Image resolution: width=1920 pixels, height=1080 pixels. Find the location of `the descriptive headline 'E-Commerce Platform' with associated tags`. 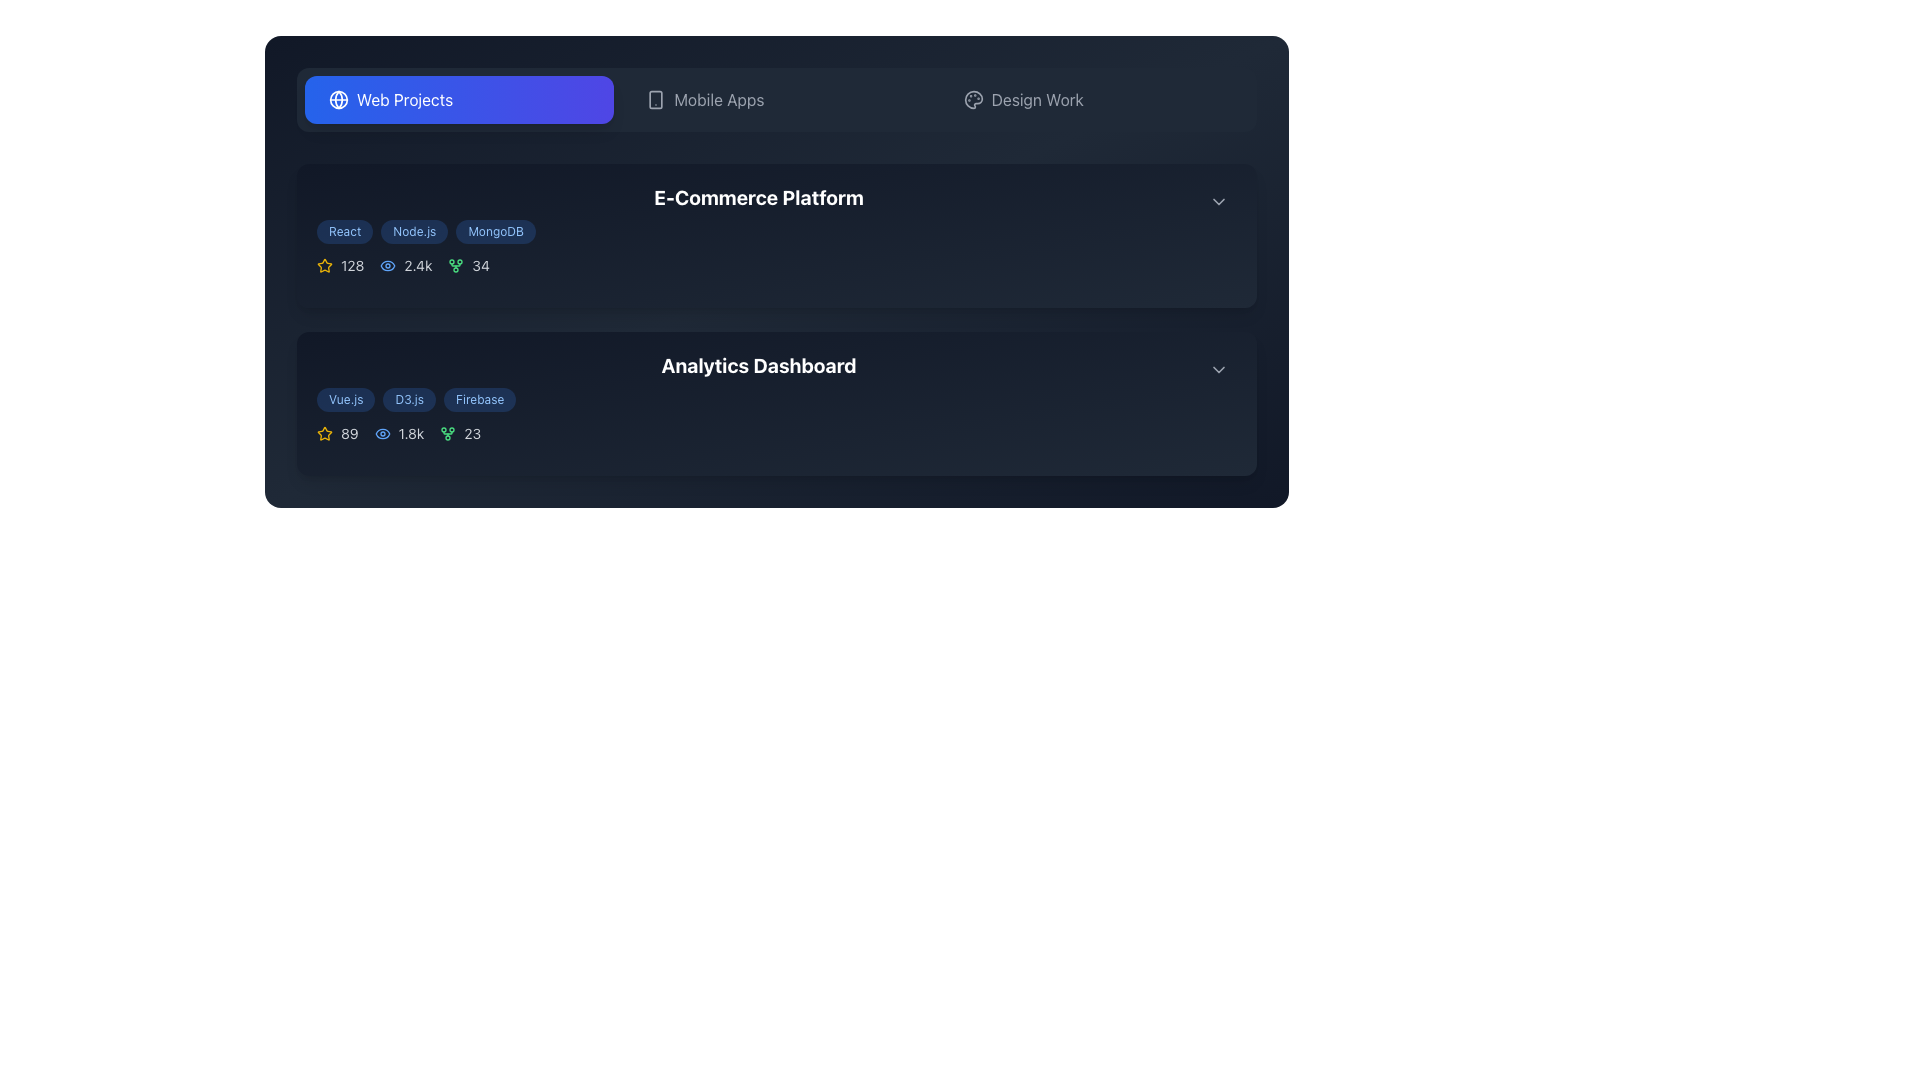

the descriptive headline 'E-Commerce Platform' with associated tags is located at coordinates (757, 219).